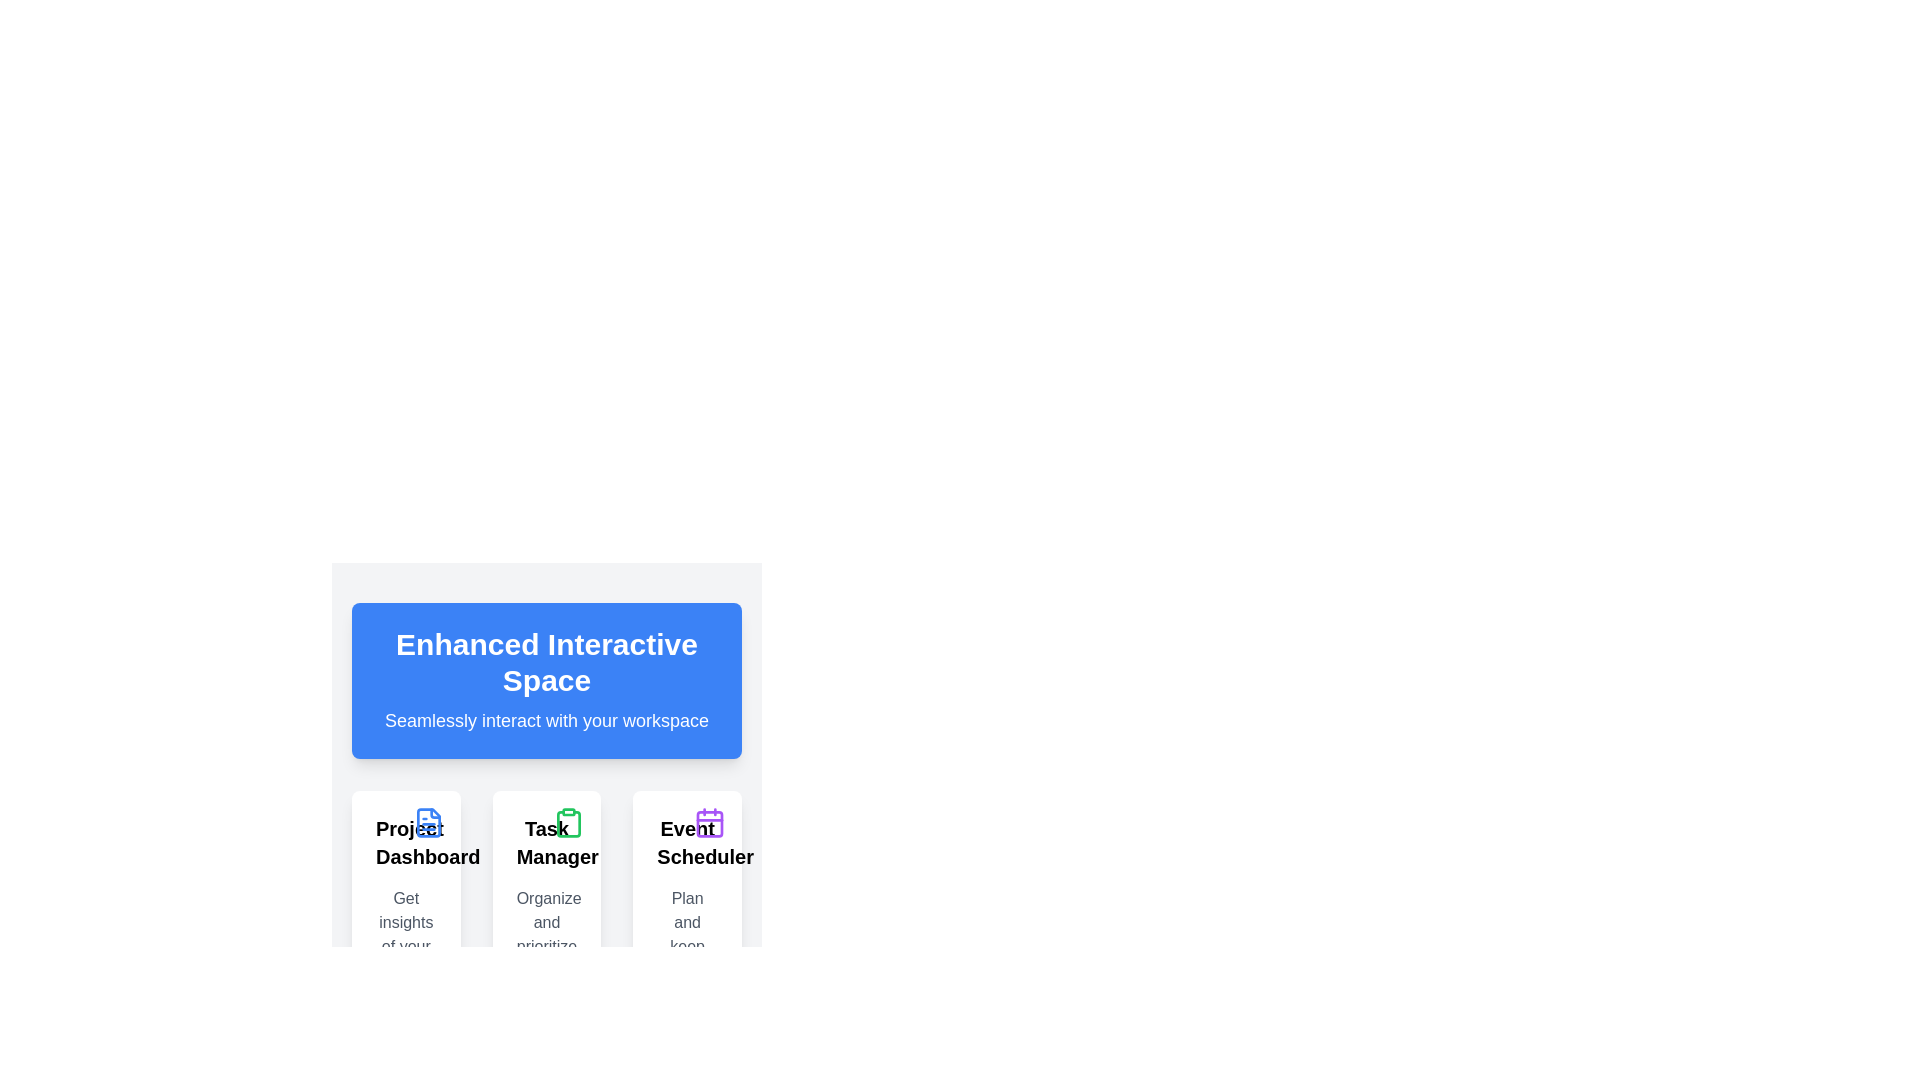 This screenshot has width=1920, height=1080. What do you see at coordinates (547, 721) in the screenshot?
I see `the Text Label that provides descriptive information beneath the title 'Enhanced Interactive Space'` at bounding box center [547, 721].